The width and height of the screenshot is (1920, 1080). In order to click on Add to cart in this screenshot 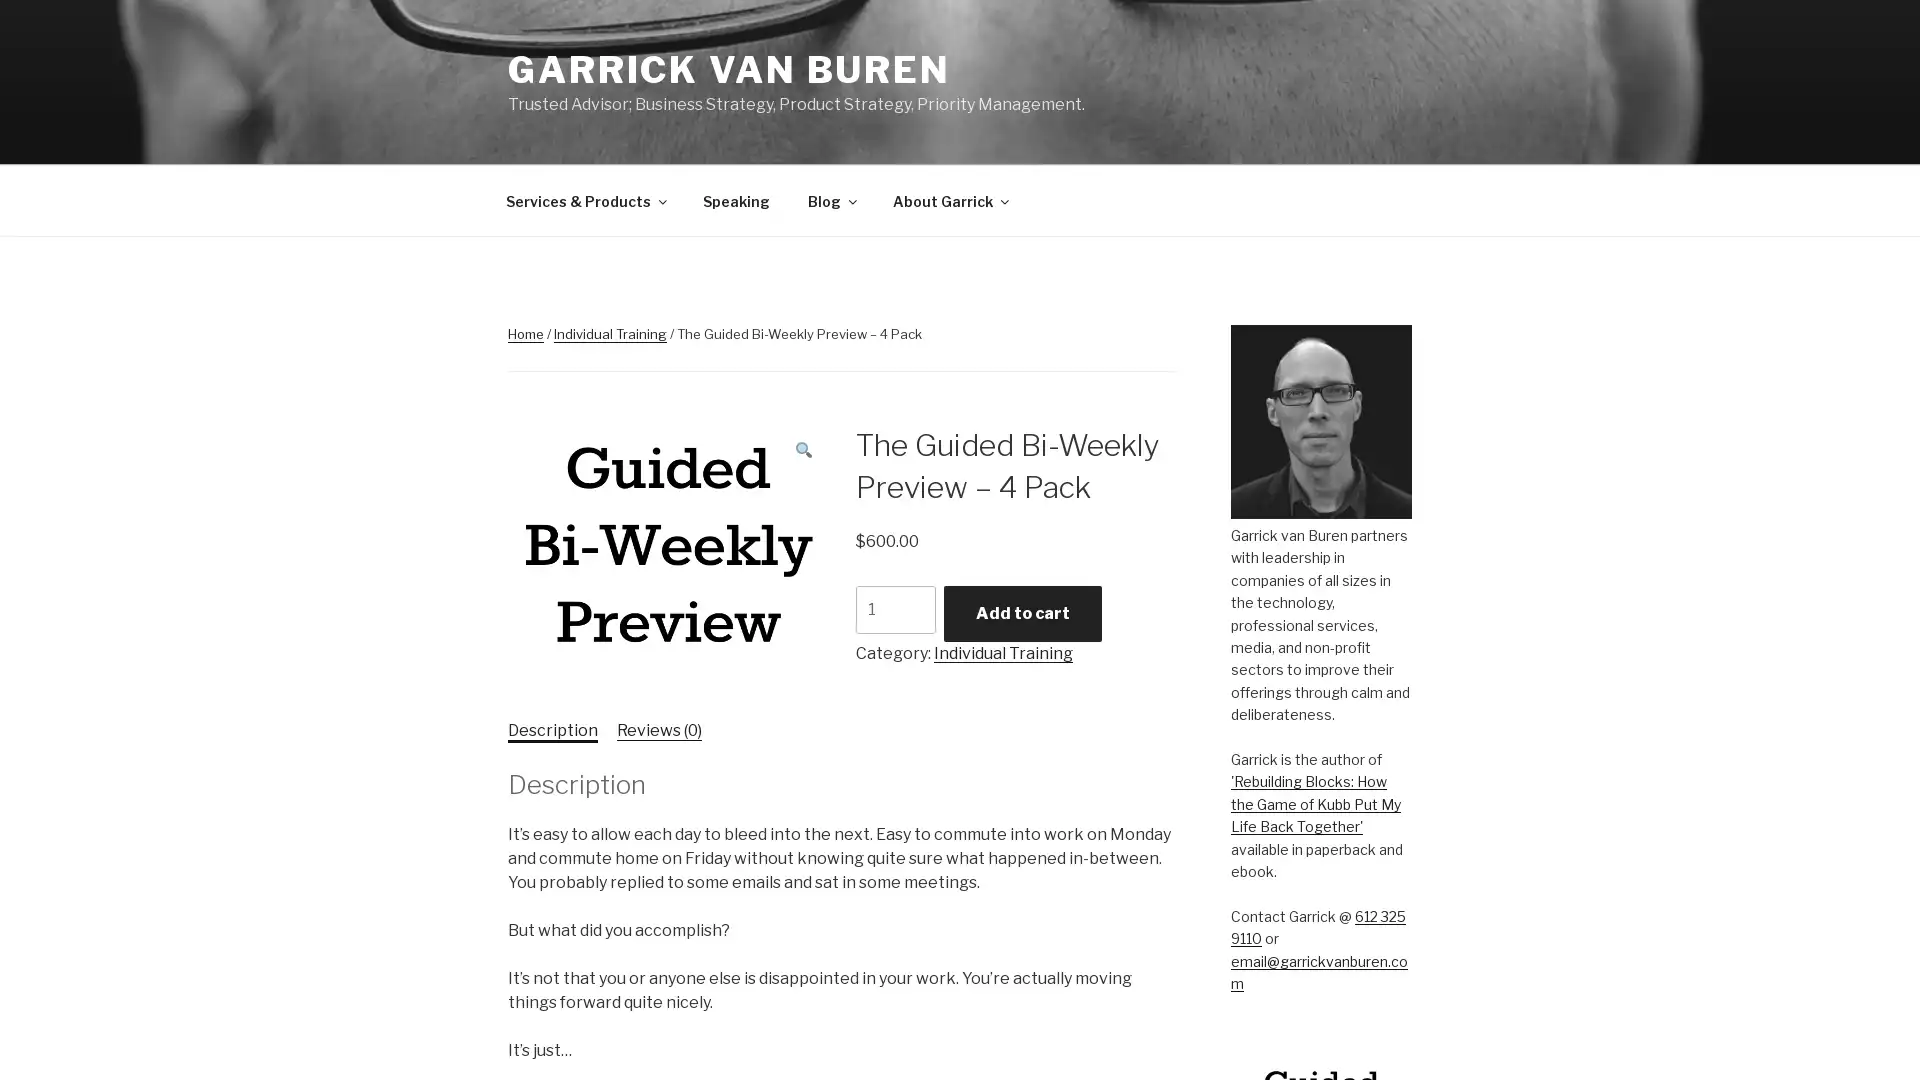, I will do `click(1022, 612)`.